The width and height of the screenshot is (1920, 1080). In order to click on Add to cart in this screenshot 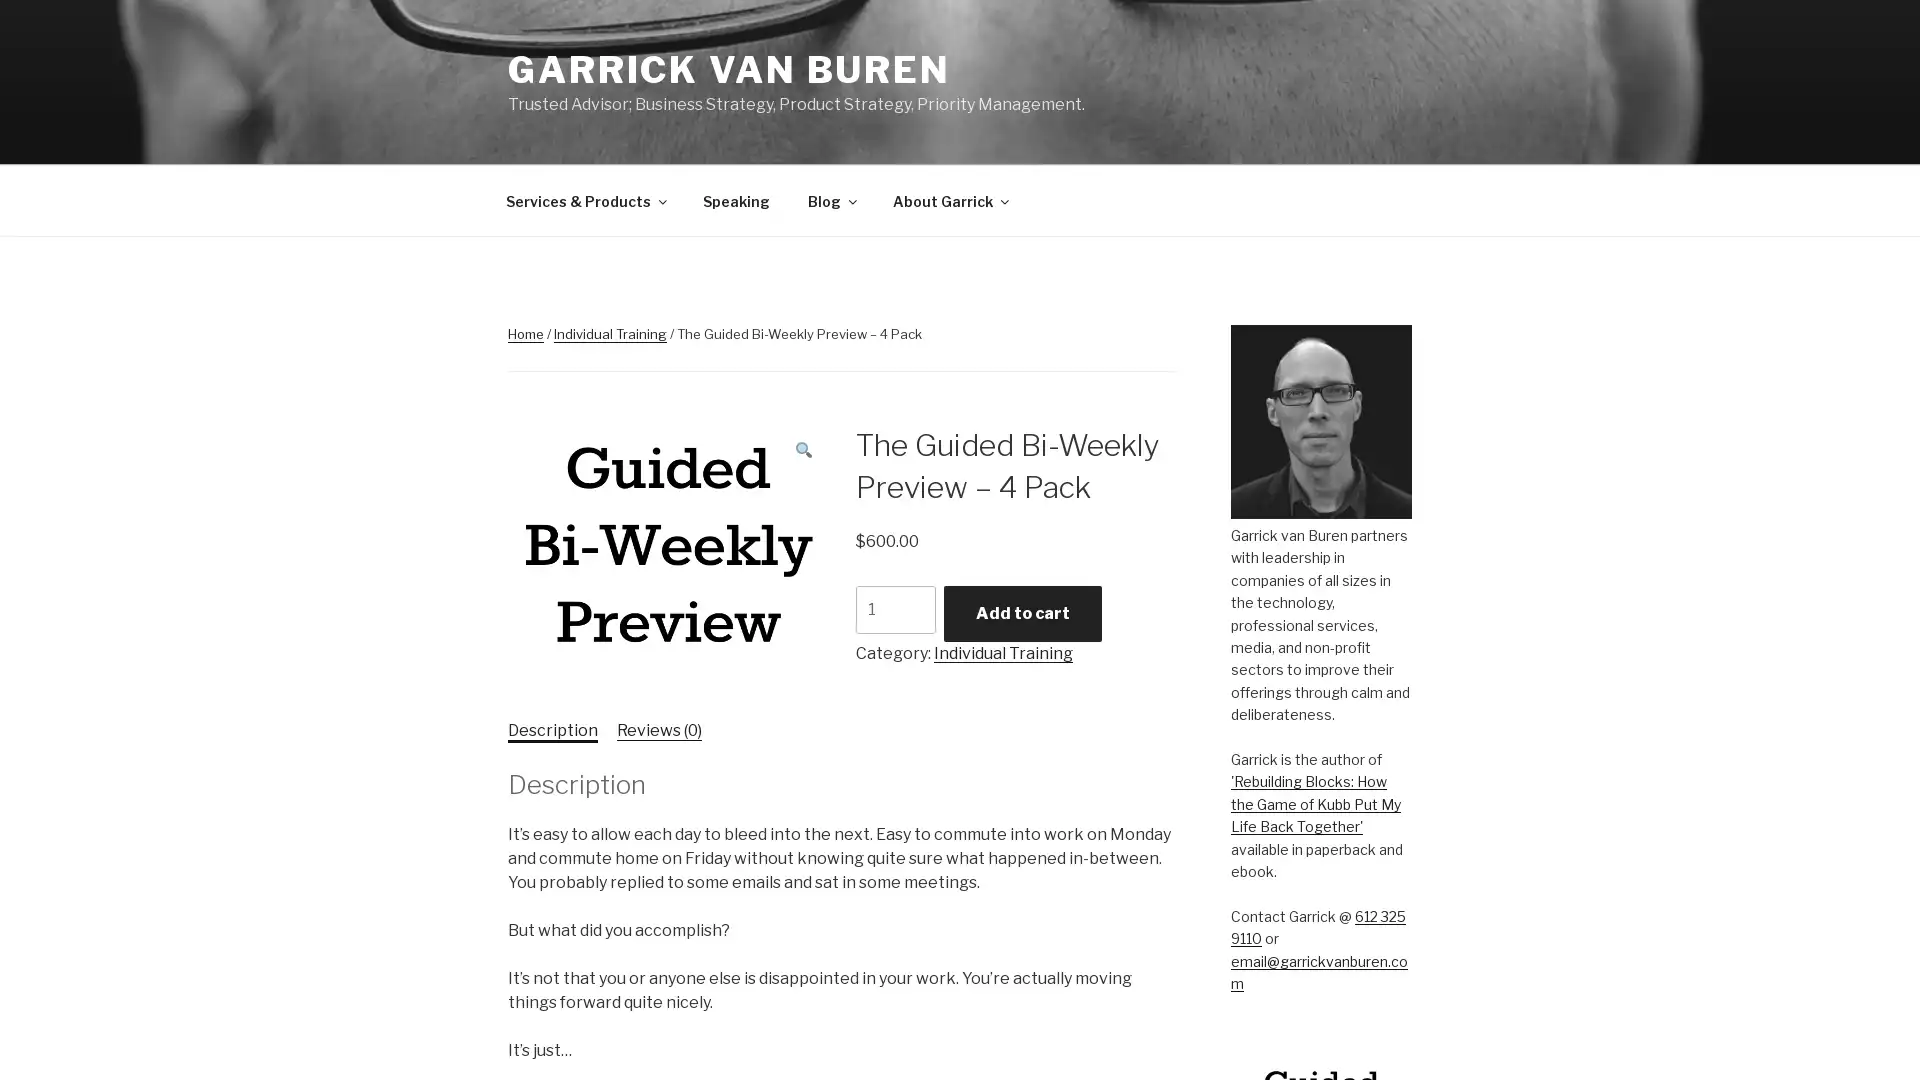, I will do `click(1022, 612)`.